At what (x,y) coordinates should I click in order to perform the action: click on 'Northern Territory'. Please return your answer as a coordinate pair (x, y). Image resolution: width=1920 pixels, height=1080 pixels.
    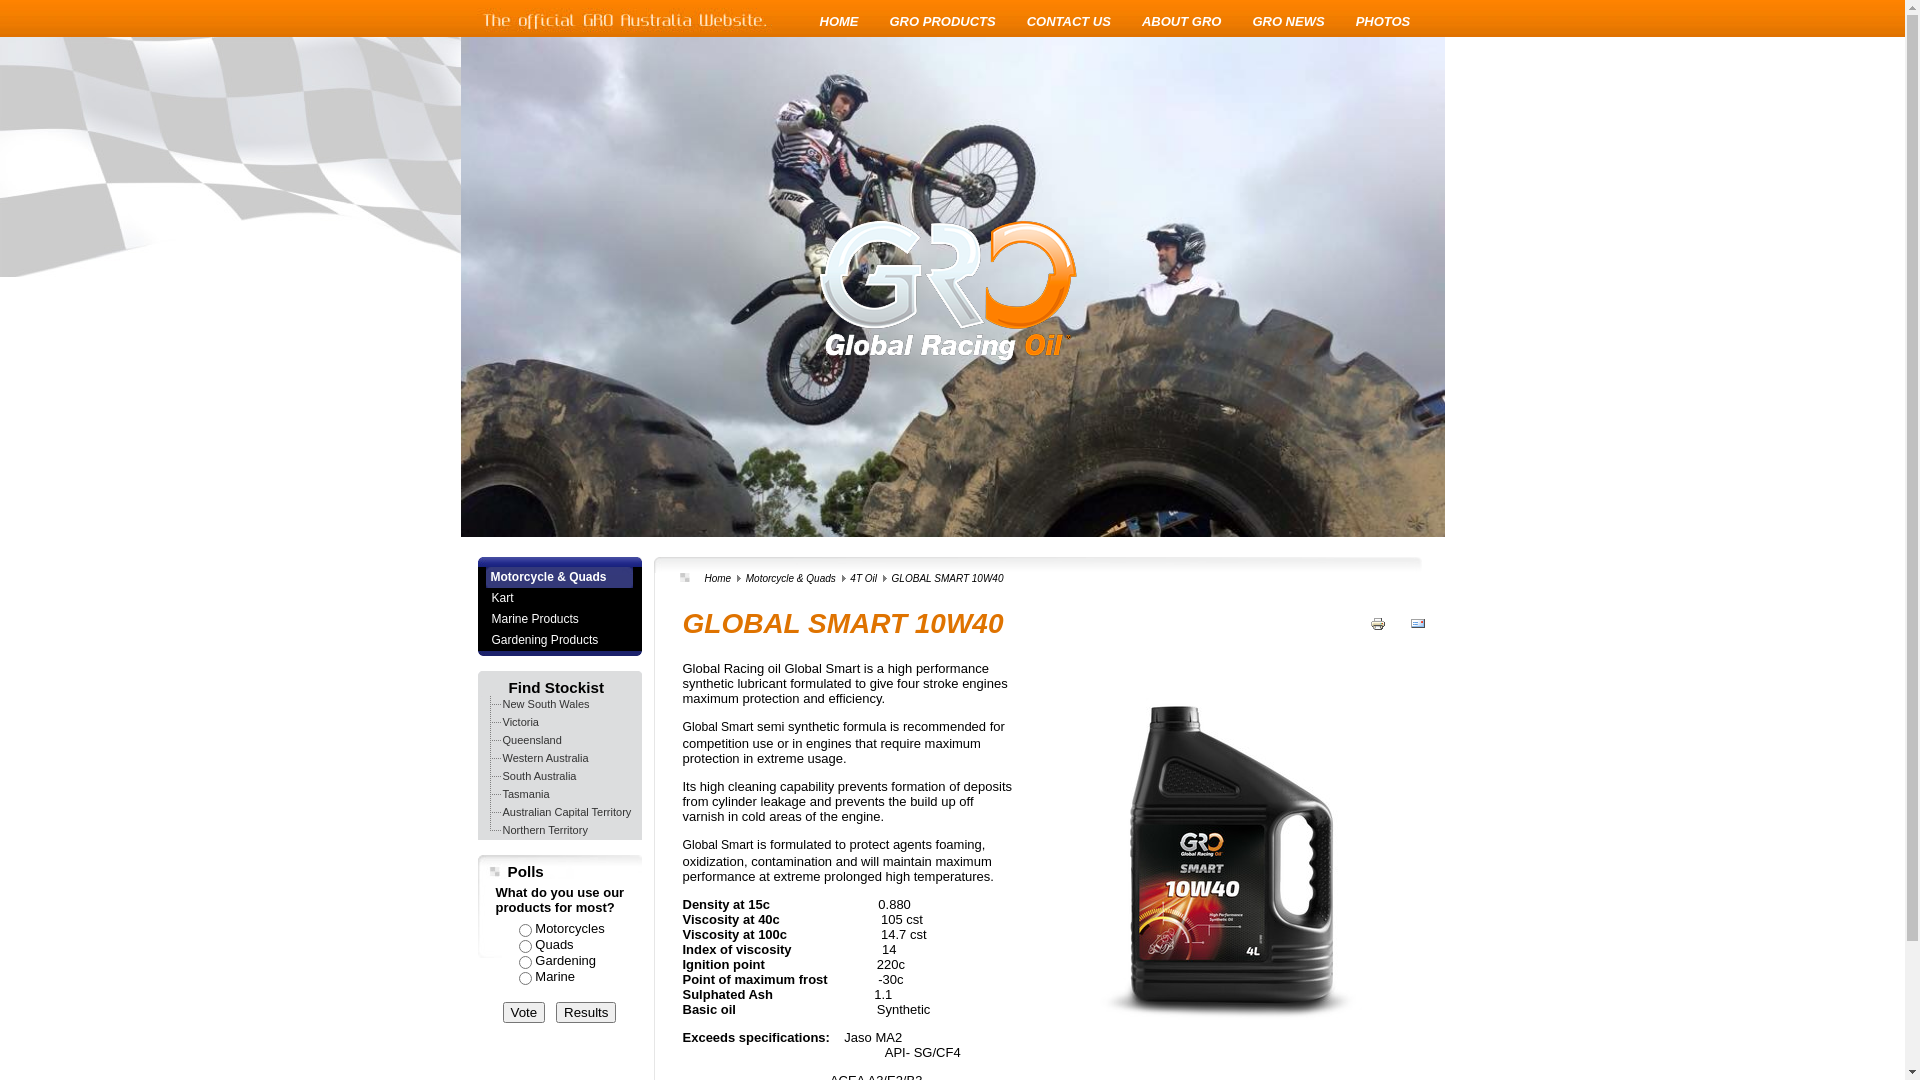
    Looking at the image, I should click on (544, 829).